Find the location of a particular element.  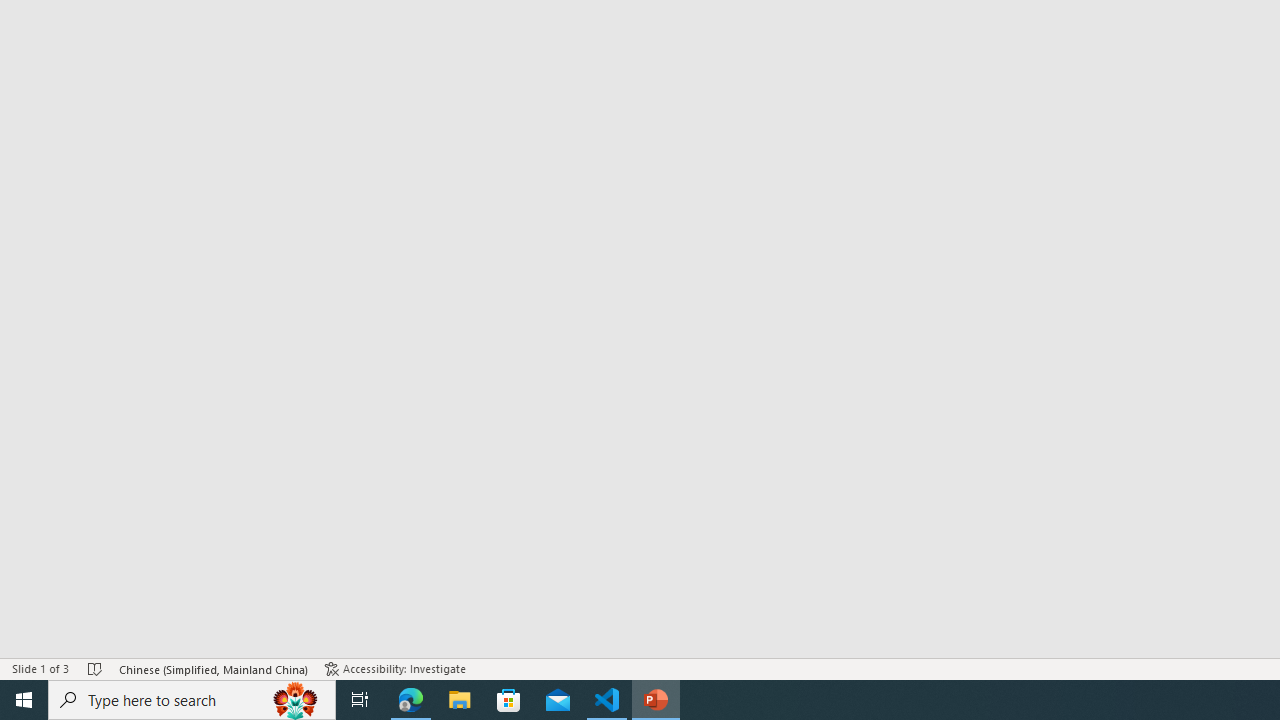

'Accessibility Checker Accessibility: Investigate' is located at coordinates (395, 669).